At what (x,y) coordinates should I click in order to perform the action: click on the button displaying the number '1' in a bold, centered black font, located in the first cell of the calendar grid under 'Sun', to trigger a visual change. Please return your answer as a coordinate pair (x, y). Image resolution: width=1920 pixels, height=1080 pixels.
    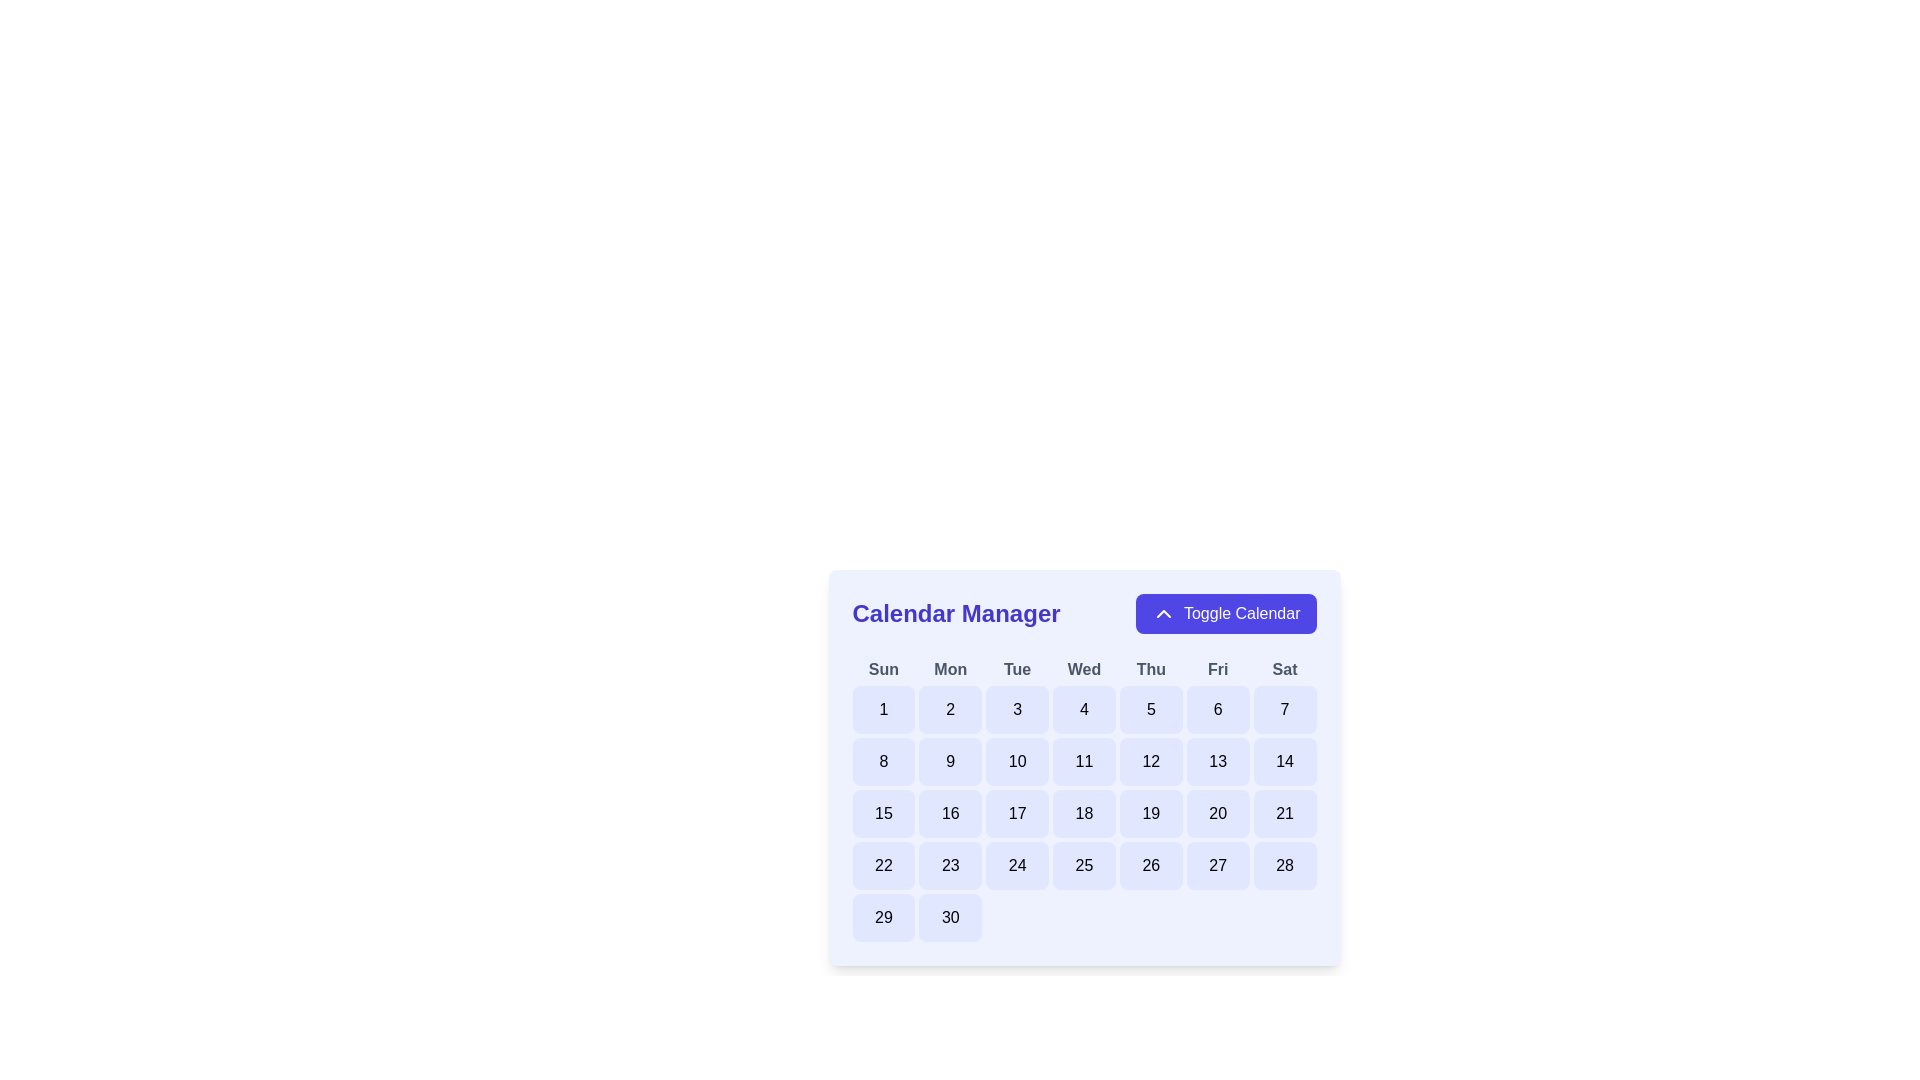
    Looking at the image, I should click on (882, 708).